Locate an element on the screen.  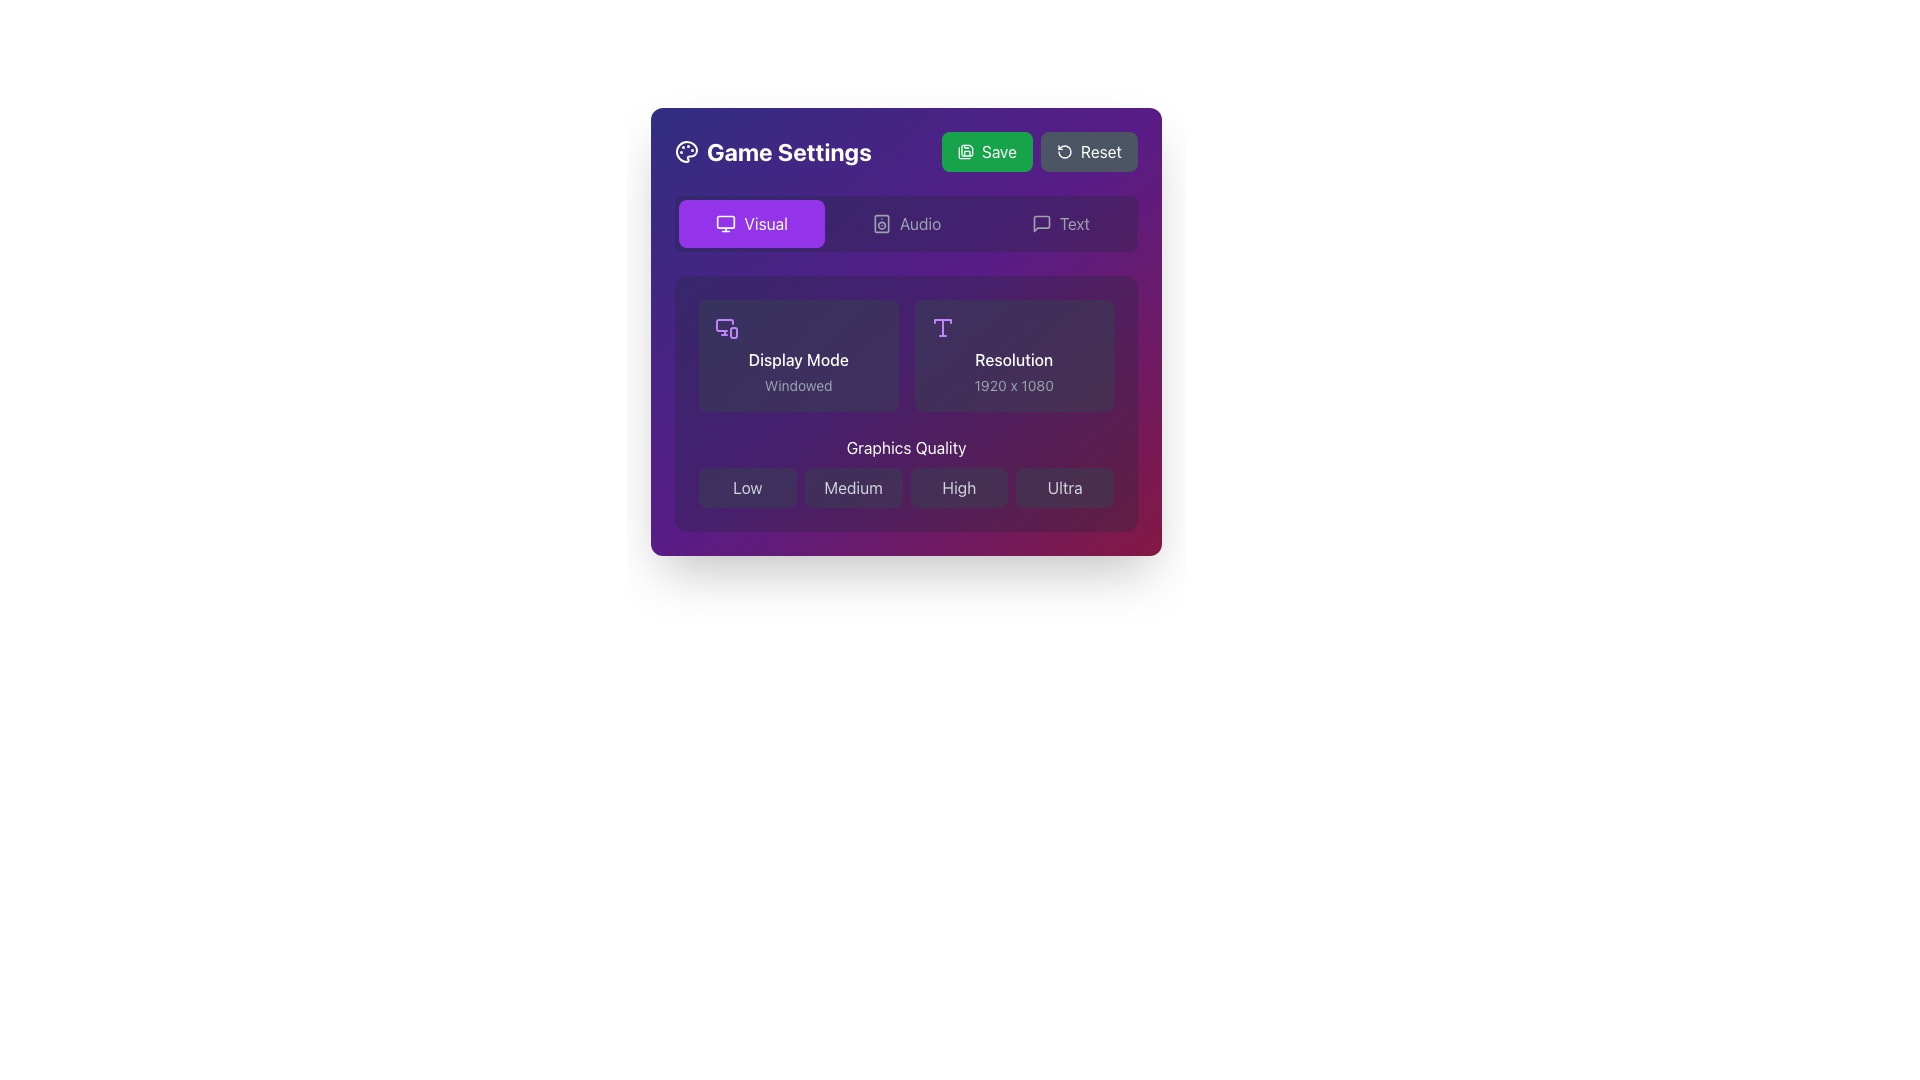
the 'Low' graphics quality button located at the bottom part of the card labeled 'Graphics Quality' for keyboard interaction is located at coordinates (746, 488).